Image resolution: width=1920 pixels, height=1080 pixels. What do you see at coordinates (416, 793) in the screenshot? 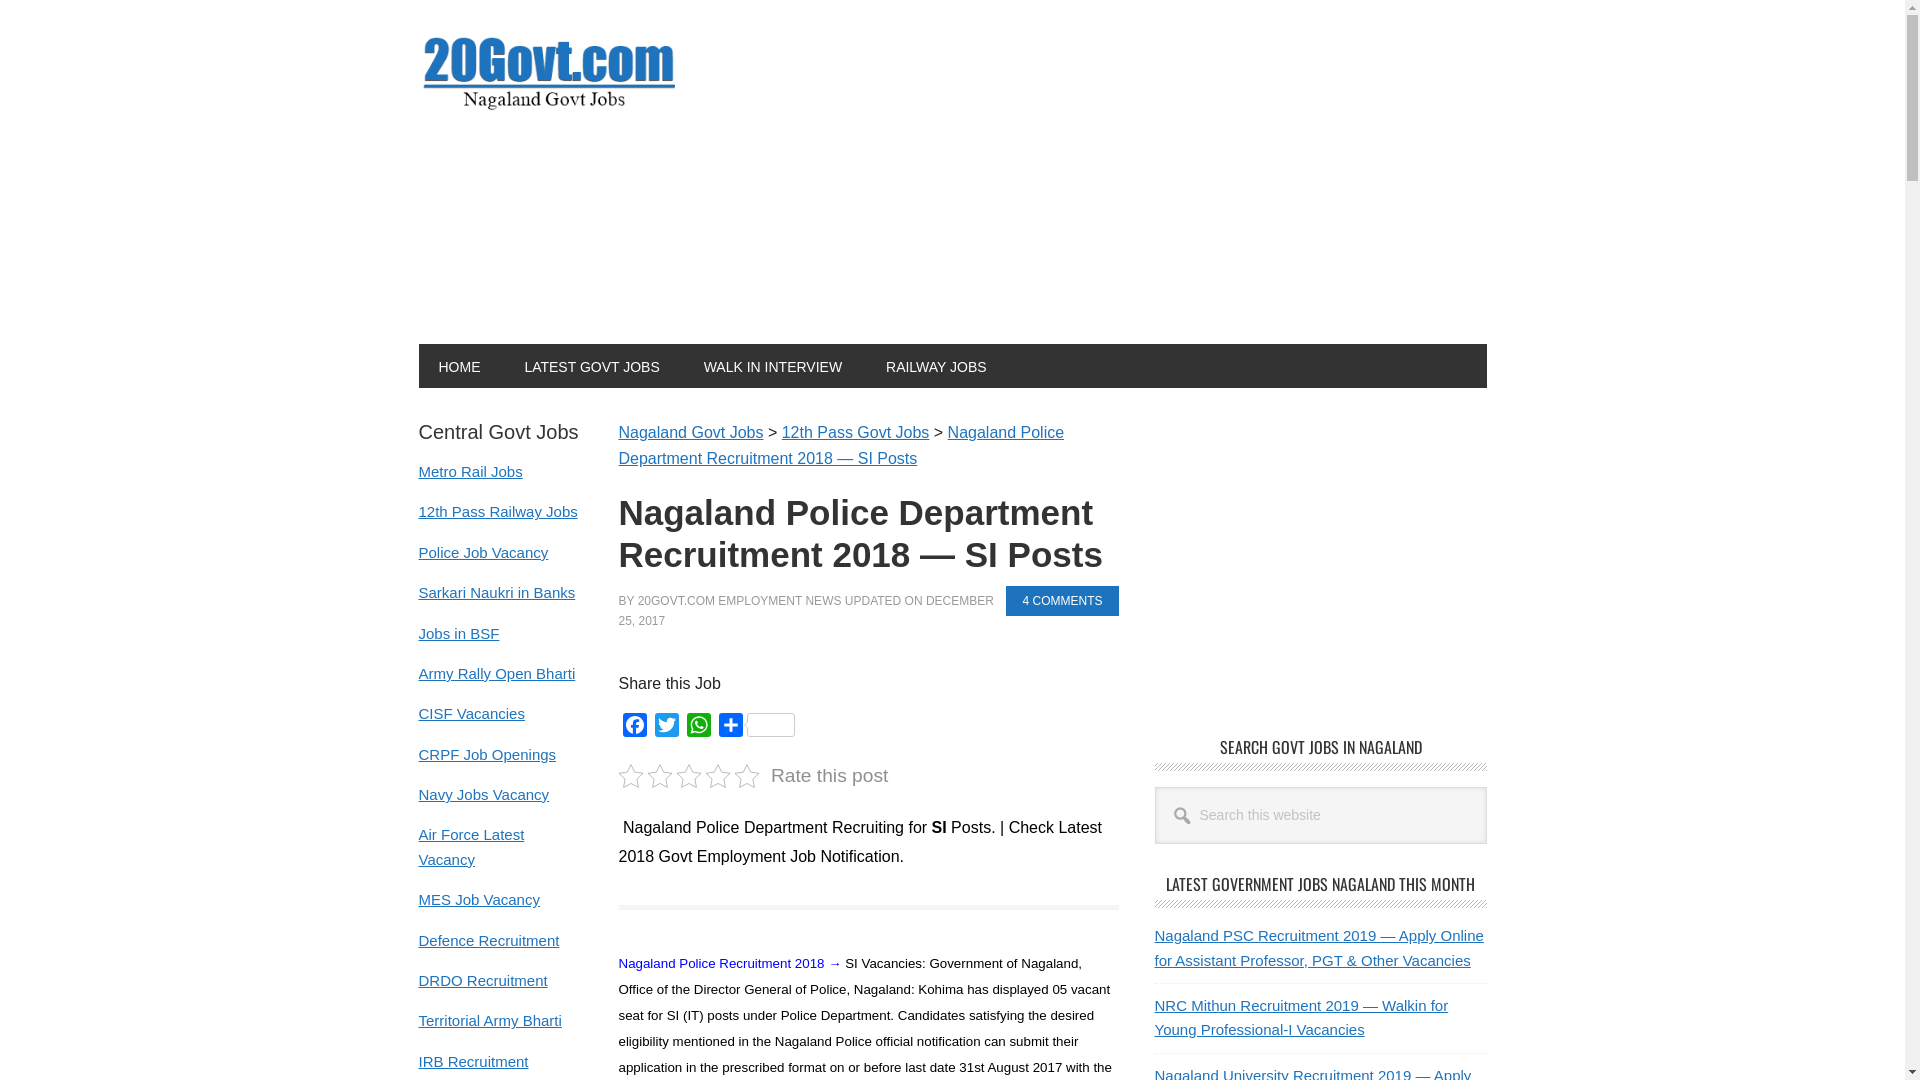
I see `'Navy Jobs Vacancy'` at bounding box center [416, 793].